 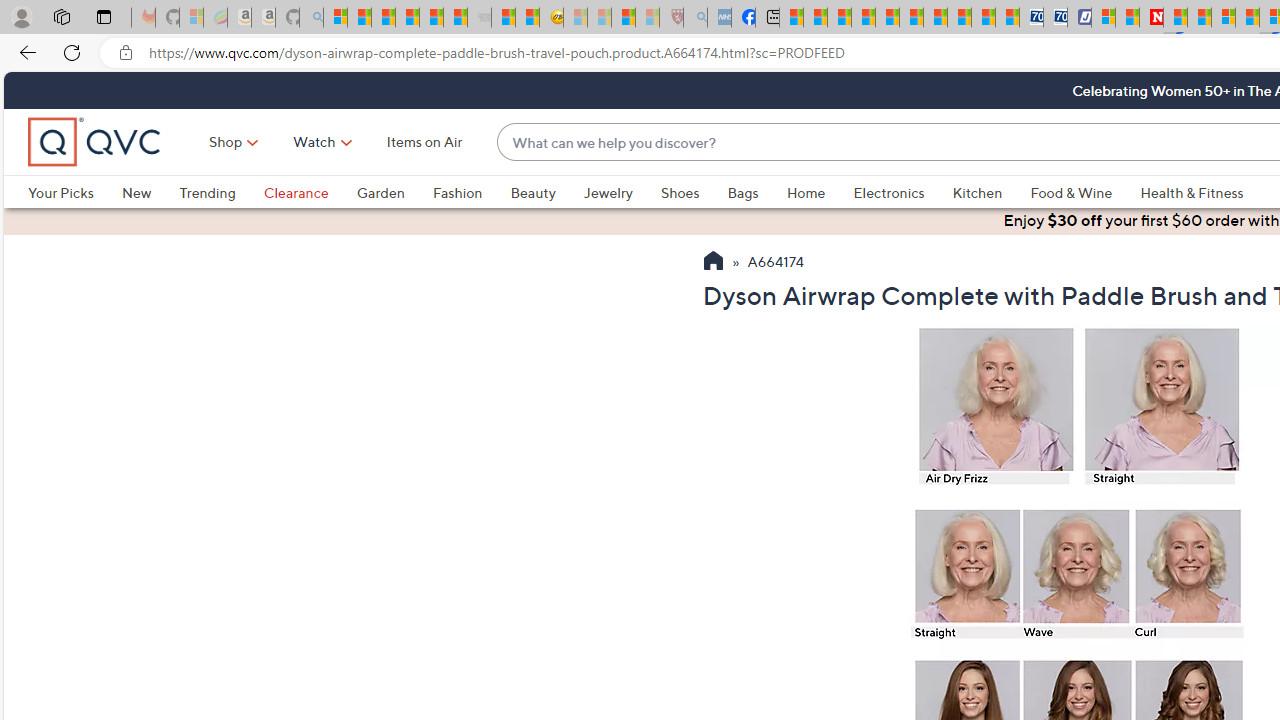 What do you see at coordinates (680, 192) in the screenshot?
I see `'Shoes'` at bounding box center [680, 192].